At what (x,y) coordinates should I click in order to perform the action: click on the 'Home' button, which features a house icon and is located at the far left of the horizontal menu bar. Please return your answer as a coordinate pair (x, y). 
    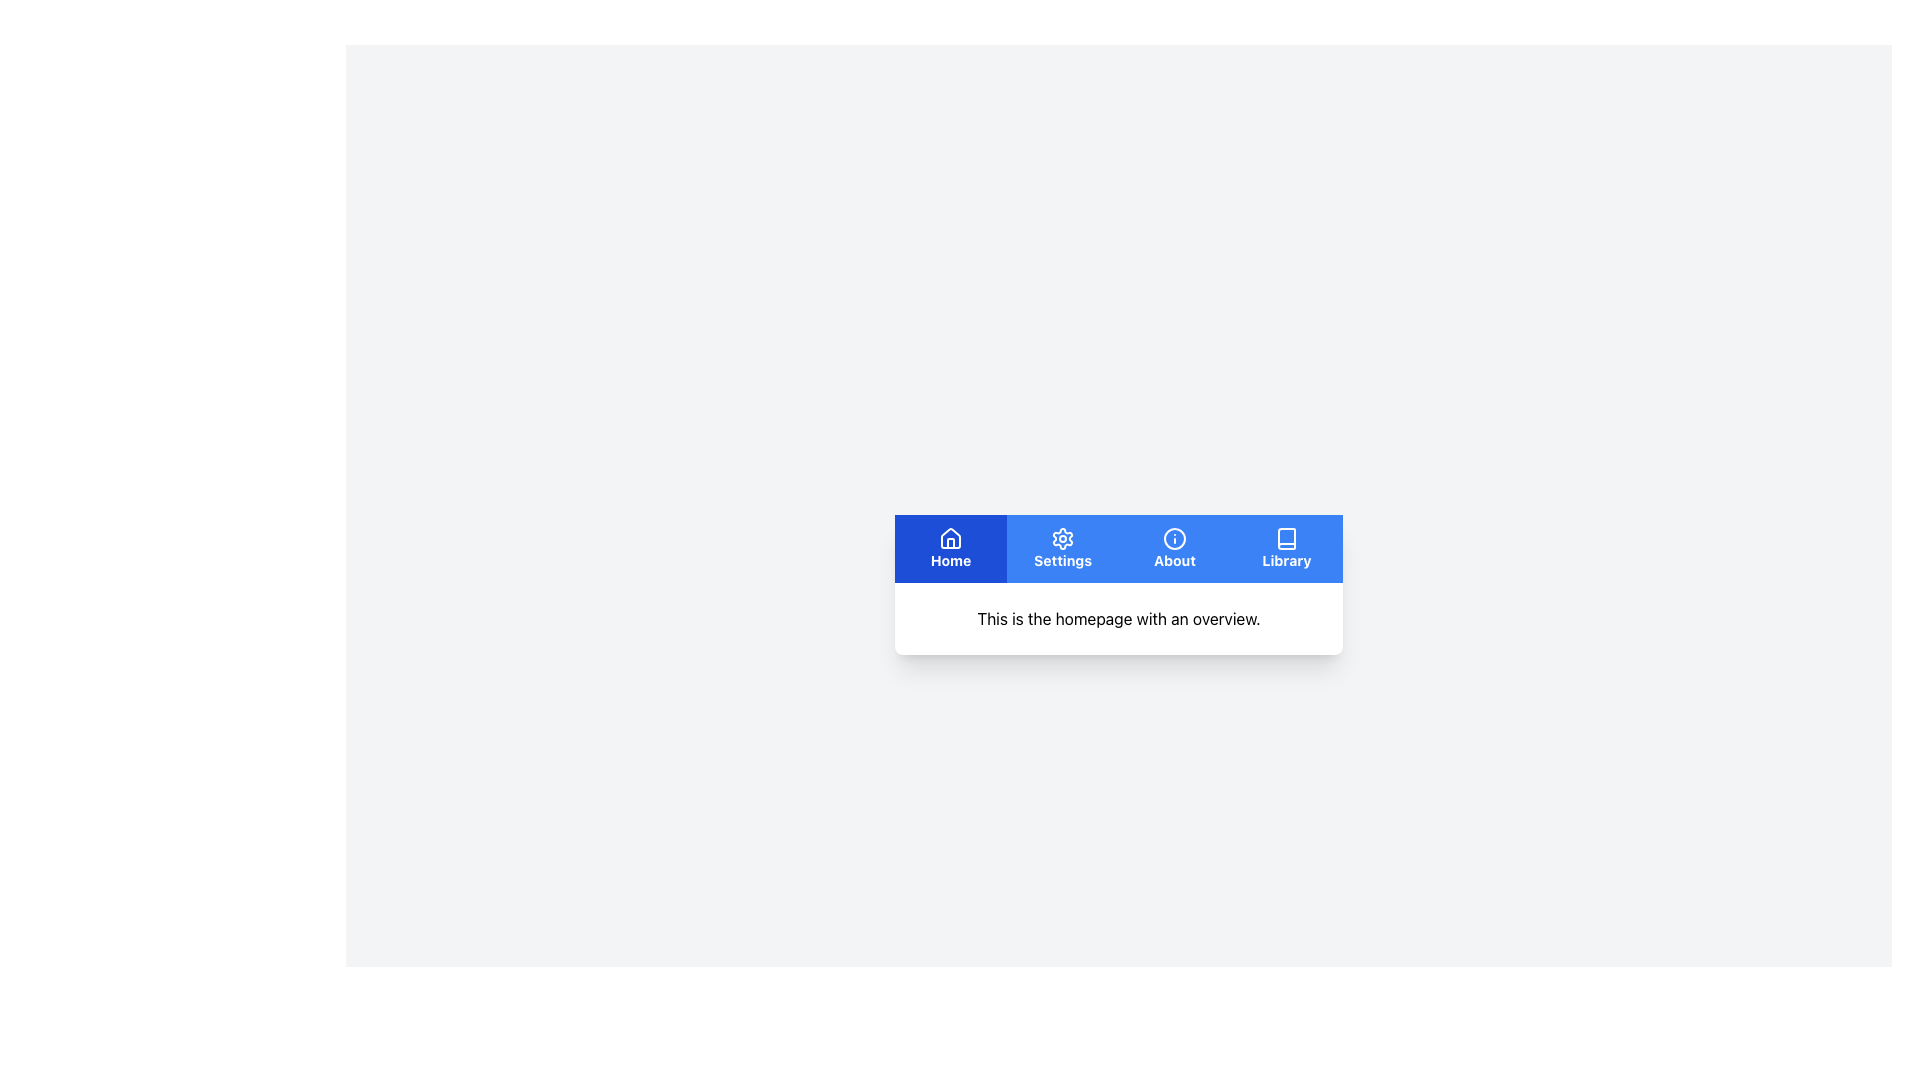
    Looking at the image, I should click on (949, 548).